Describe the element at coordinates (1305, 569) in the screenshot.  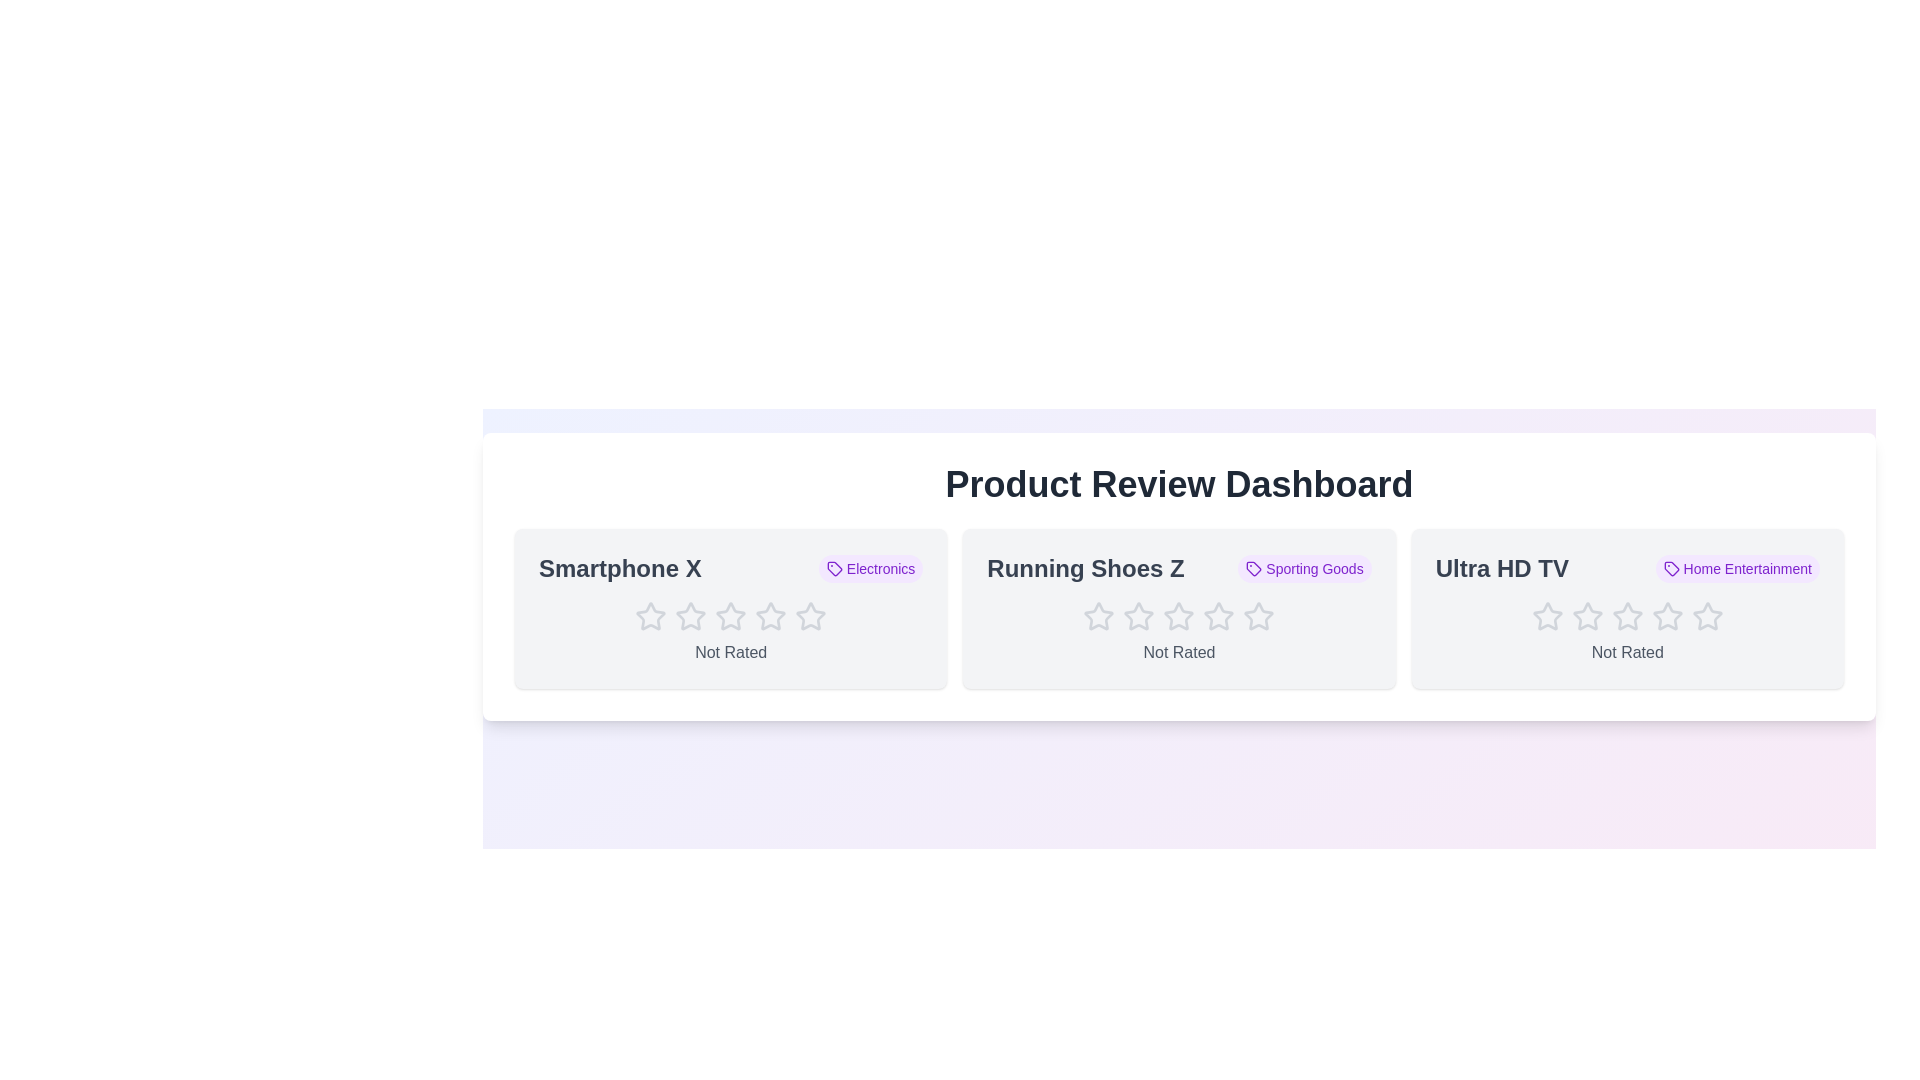
I see `the category label for Running Shoes Z to view its category` at that location.